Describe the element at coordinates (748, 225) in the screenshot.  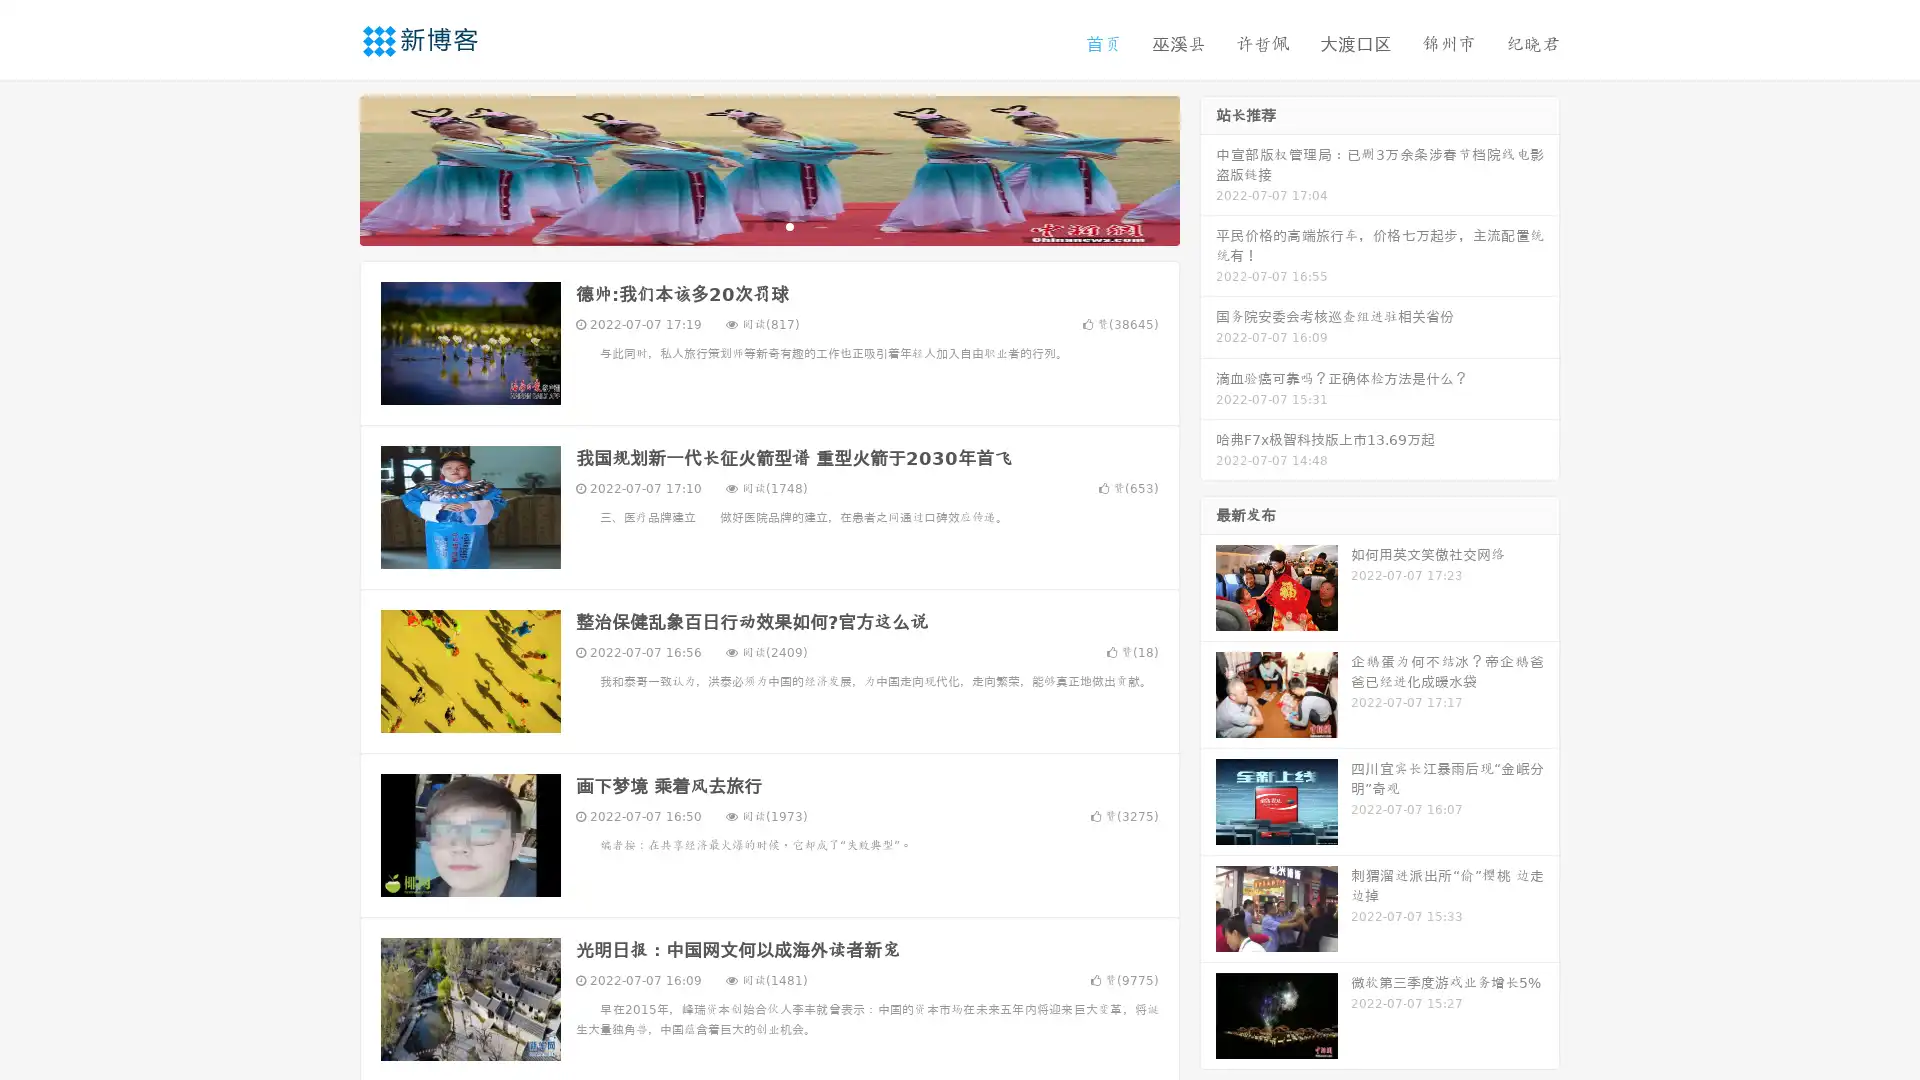
I see `Go to slide 1` at that location.